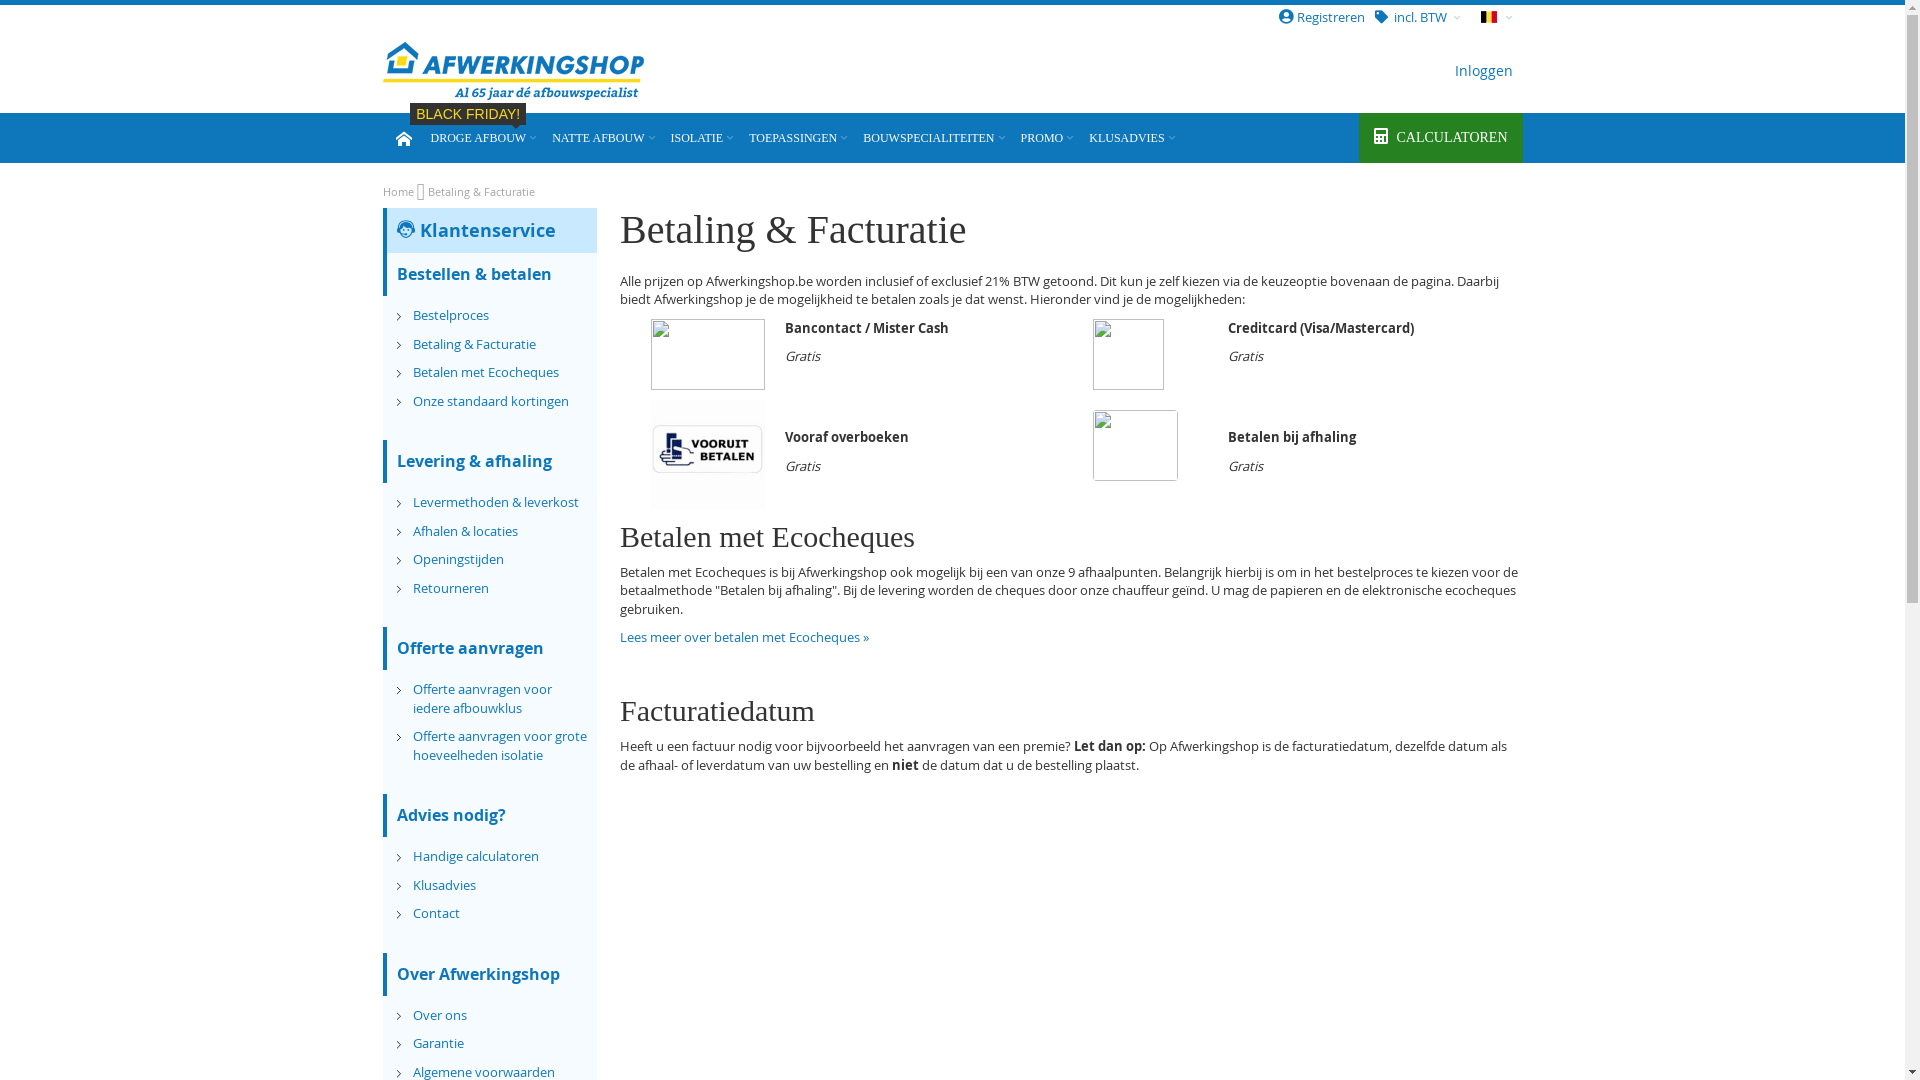  What do you see at coordinates (494, 500) in the screenshot?
I see `'Levermethoden & leverkost'` at bounding box center [494, 500].